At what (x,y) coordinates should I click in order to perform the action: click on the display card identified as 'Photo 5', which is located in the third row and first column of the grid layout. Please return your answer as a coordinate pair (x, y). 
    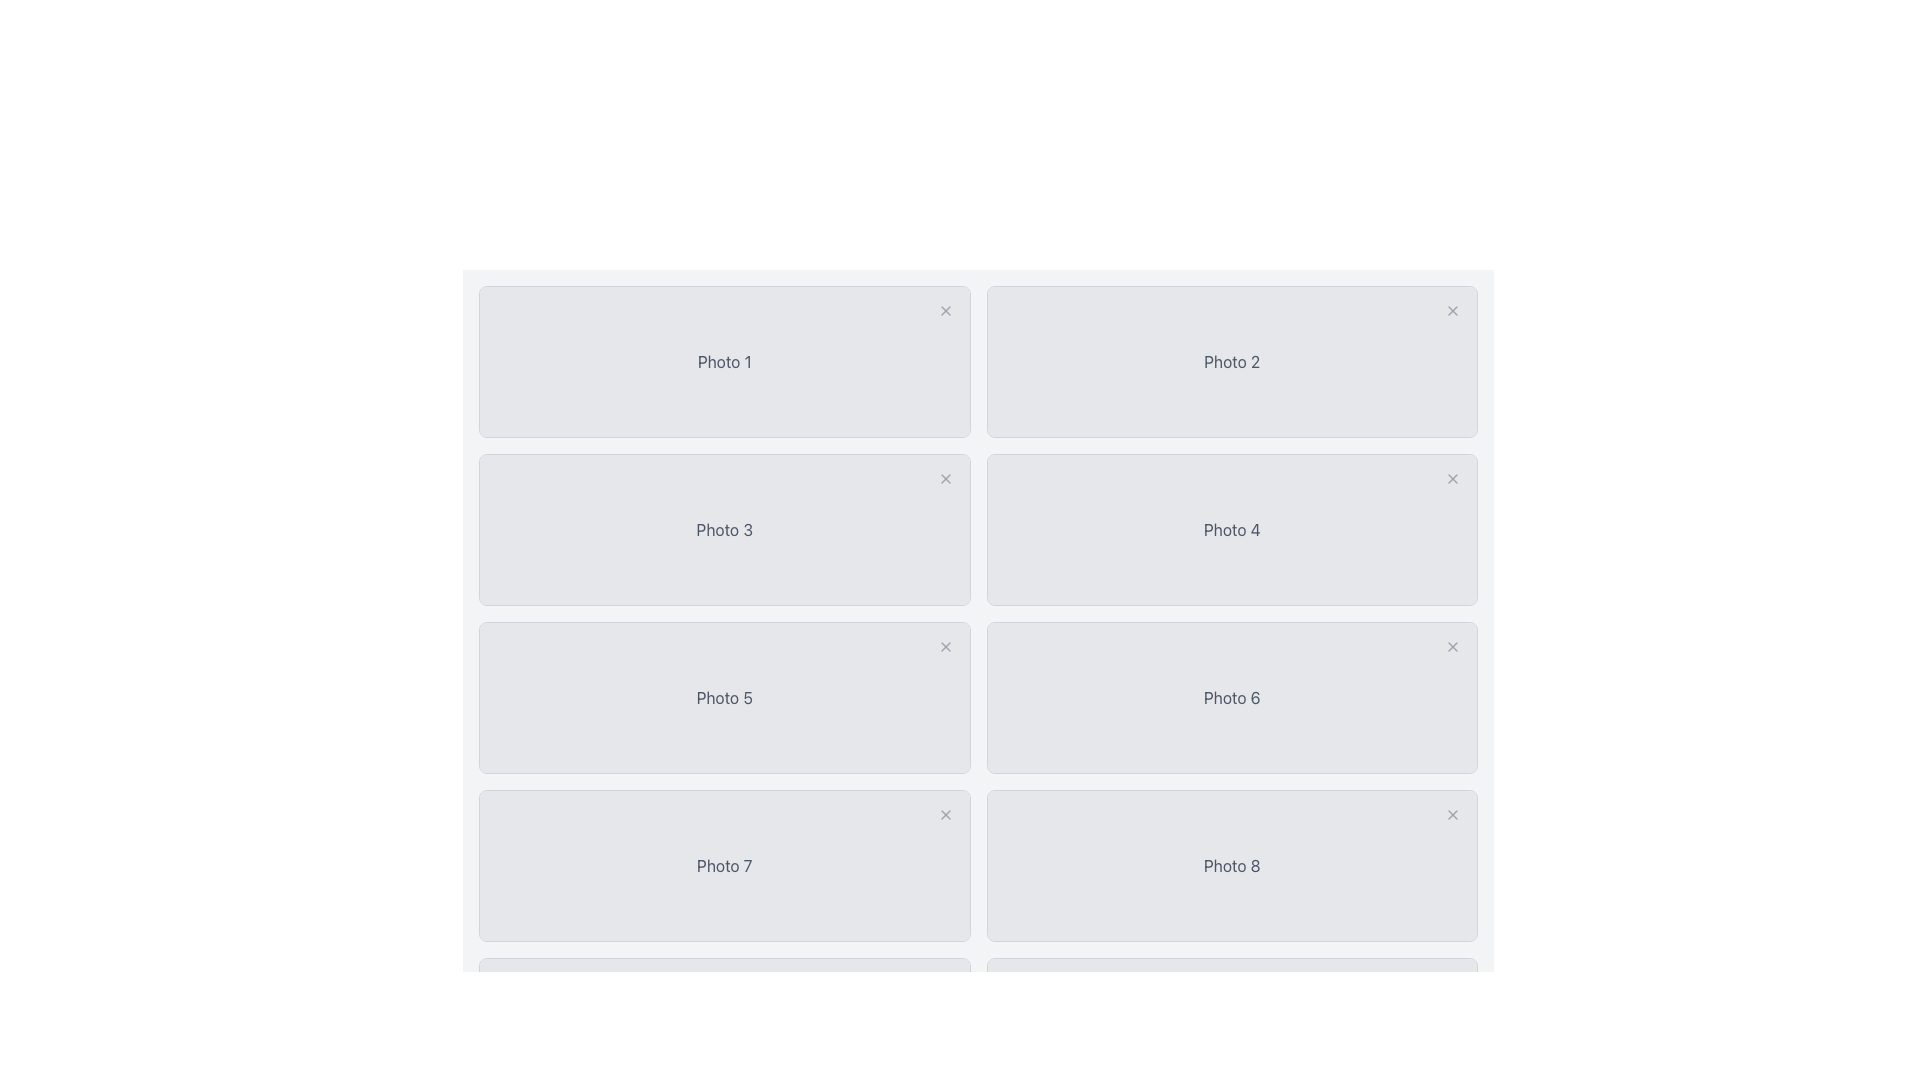
    Looking at the image, I should click on (723, 697).